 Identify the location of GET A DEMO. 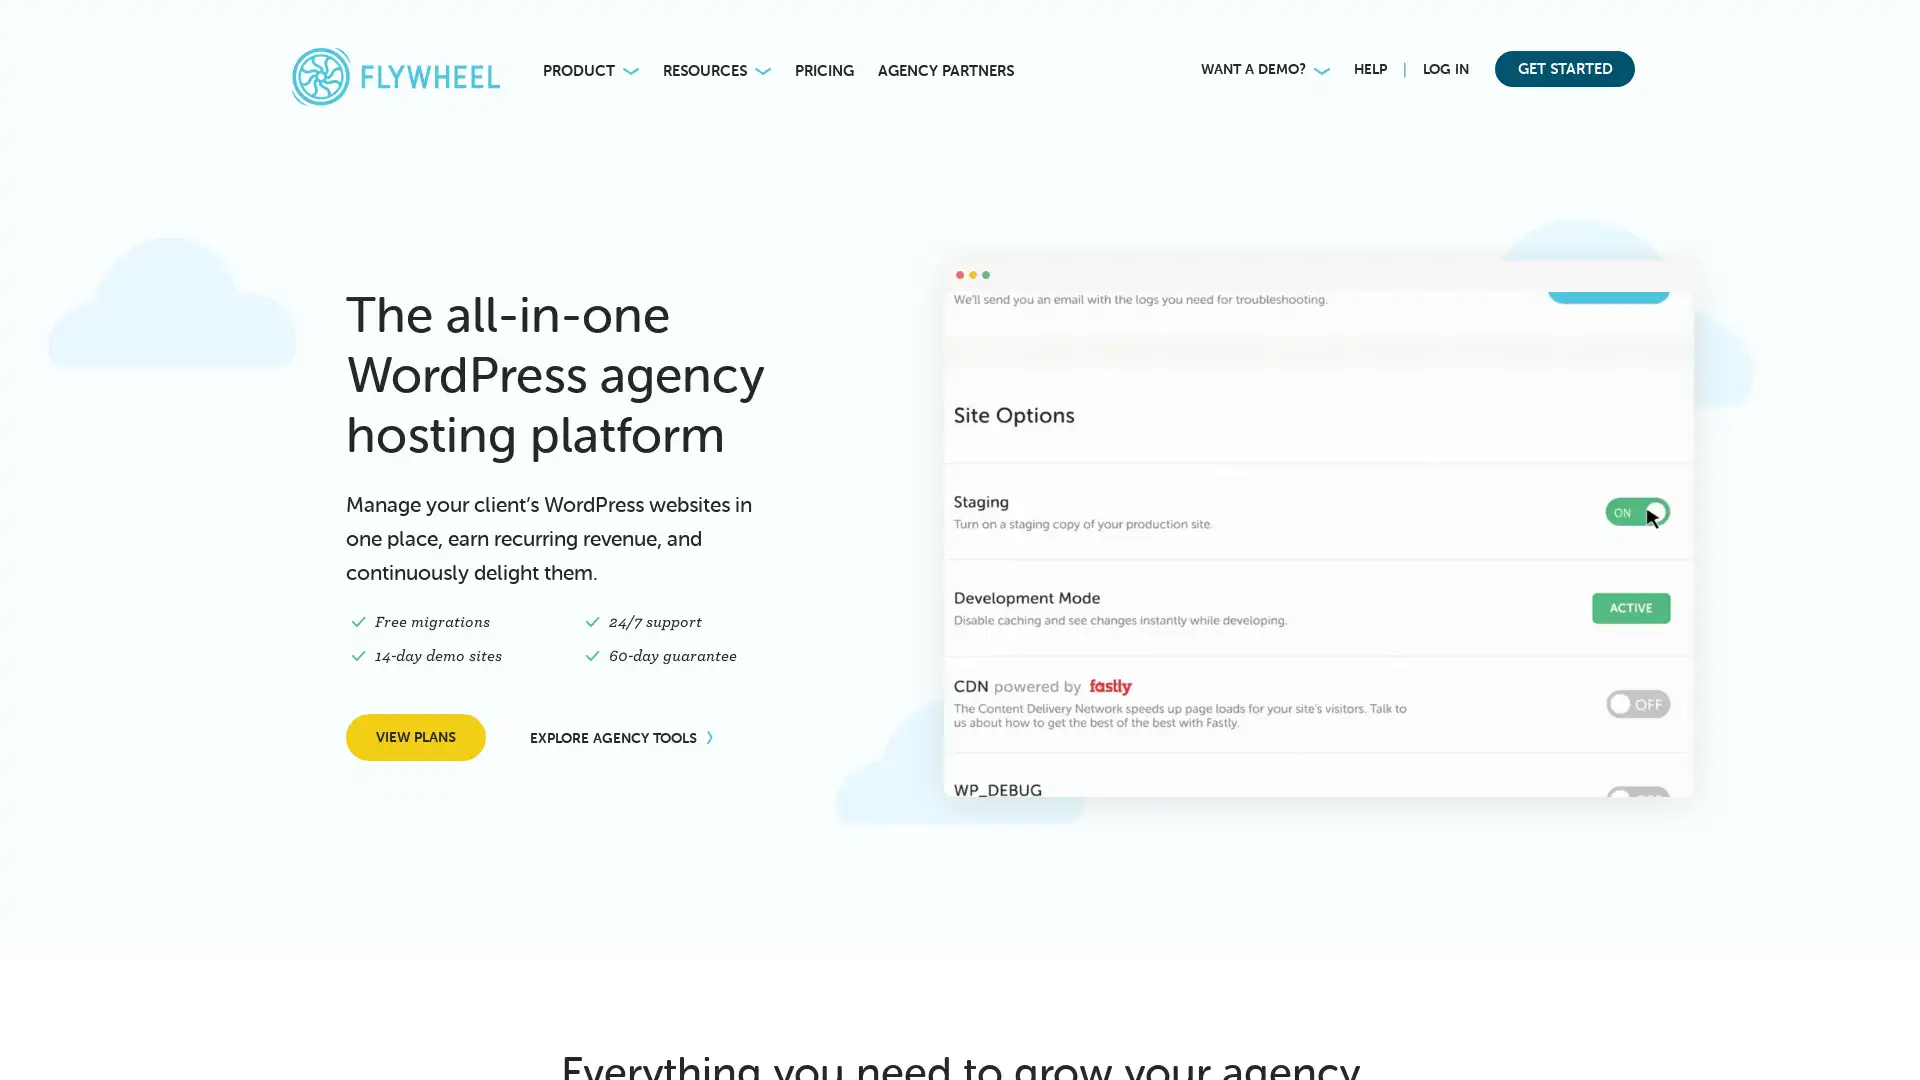
(346, 1033).